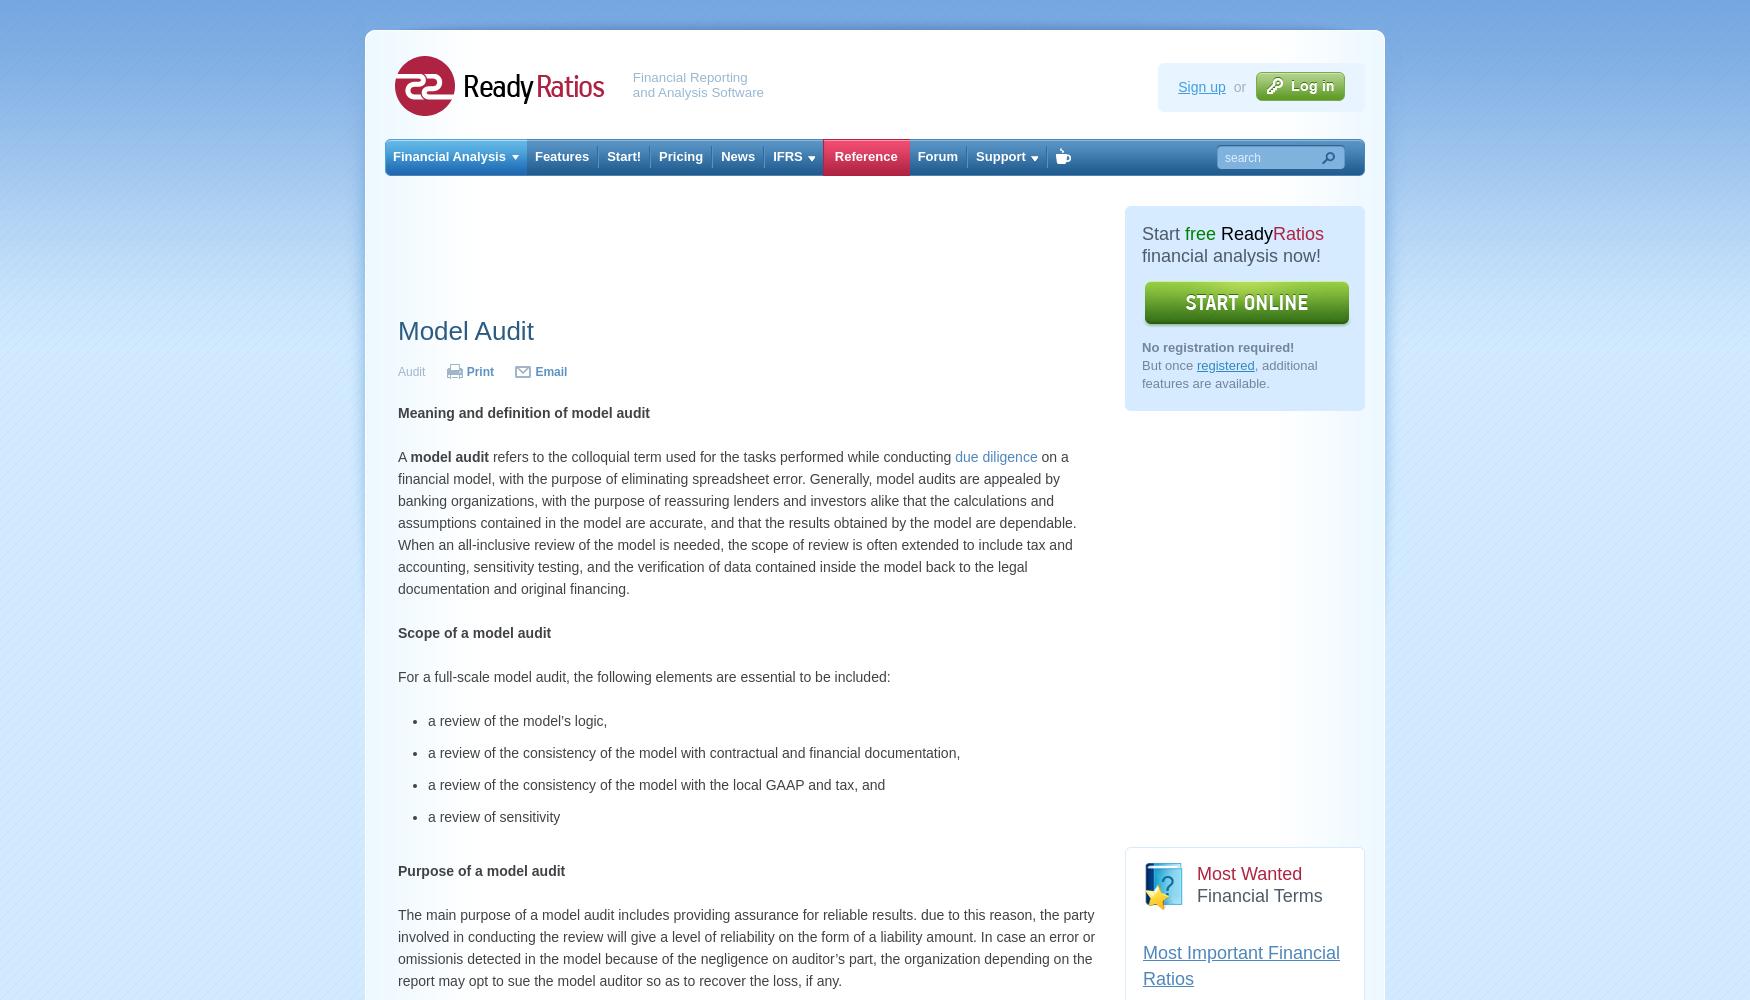 Image resolution: width=1750 pixels, height=1000 pixels. I want to click on 'Purpose of a model audit', so click(396, 870).